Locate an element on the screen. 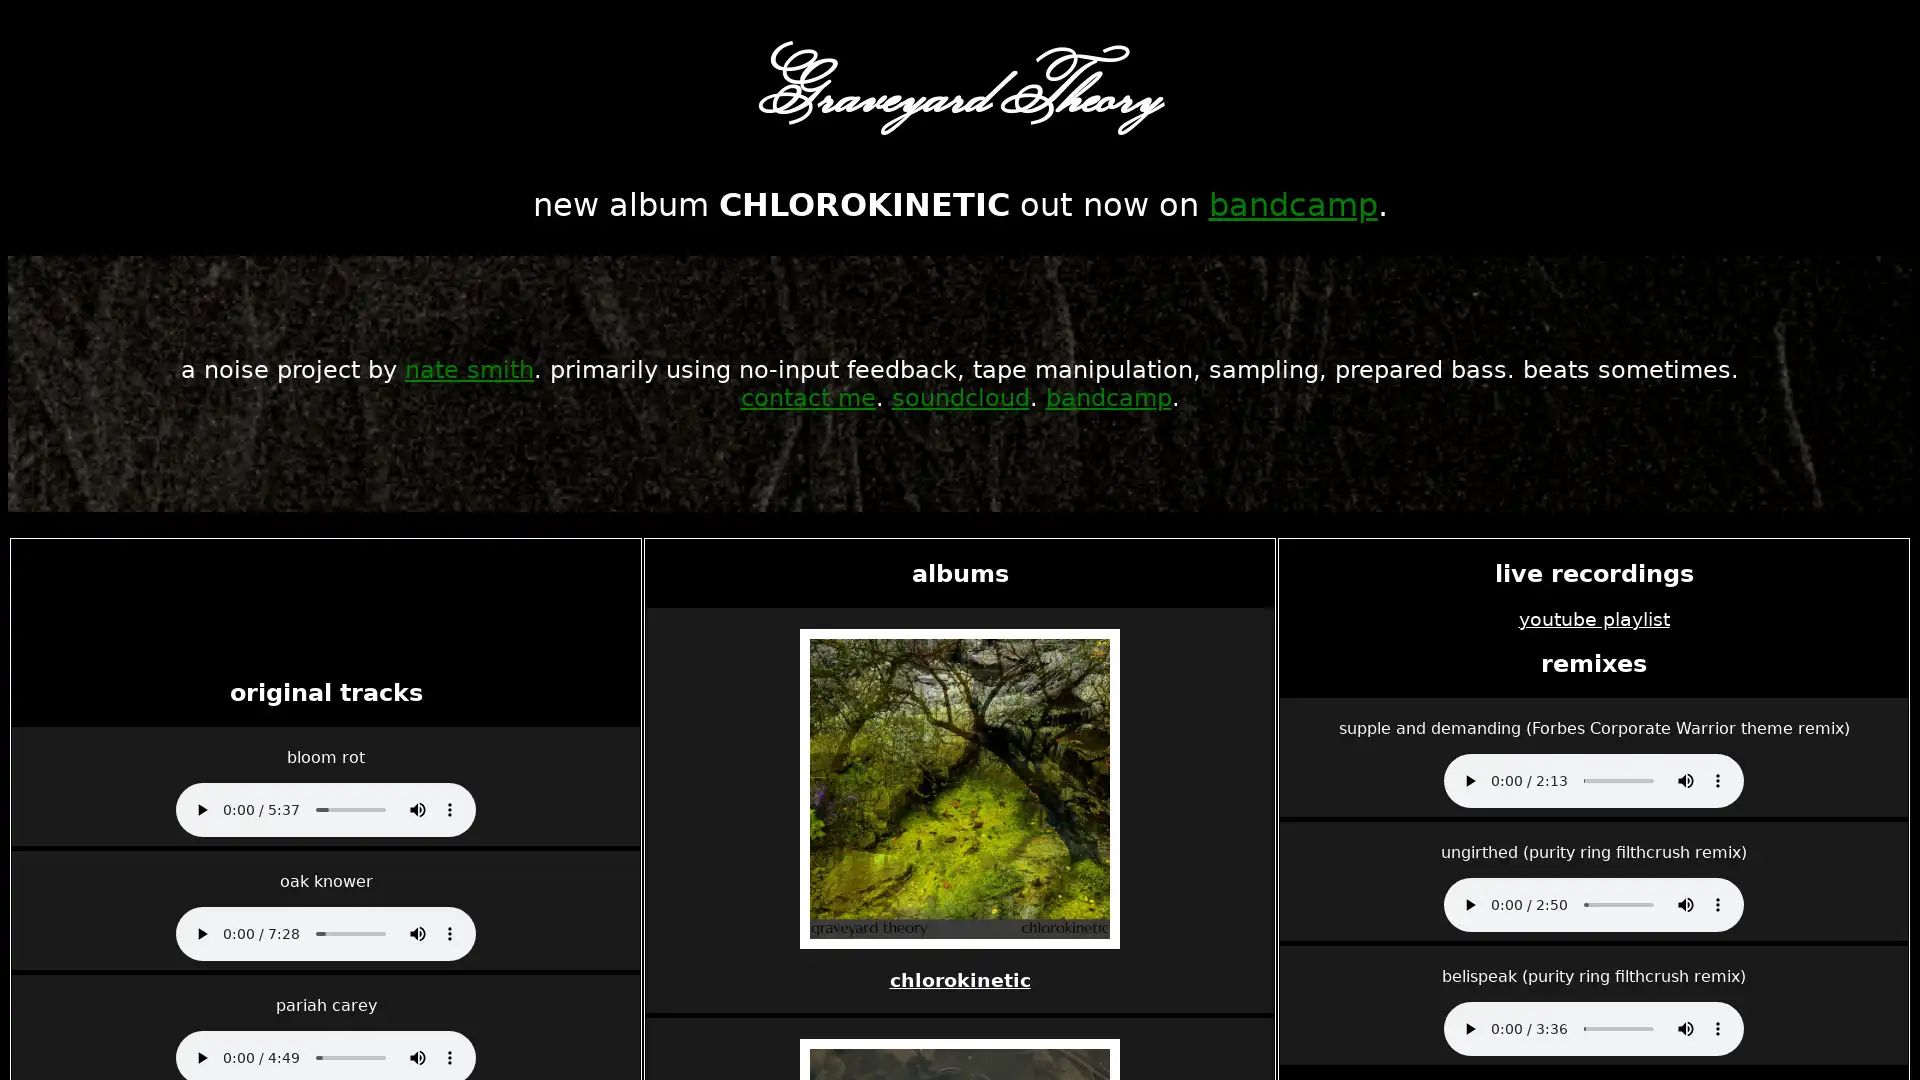  mute is located at coordinates (416, 808).